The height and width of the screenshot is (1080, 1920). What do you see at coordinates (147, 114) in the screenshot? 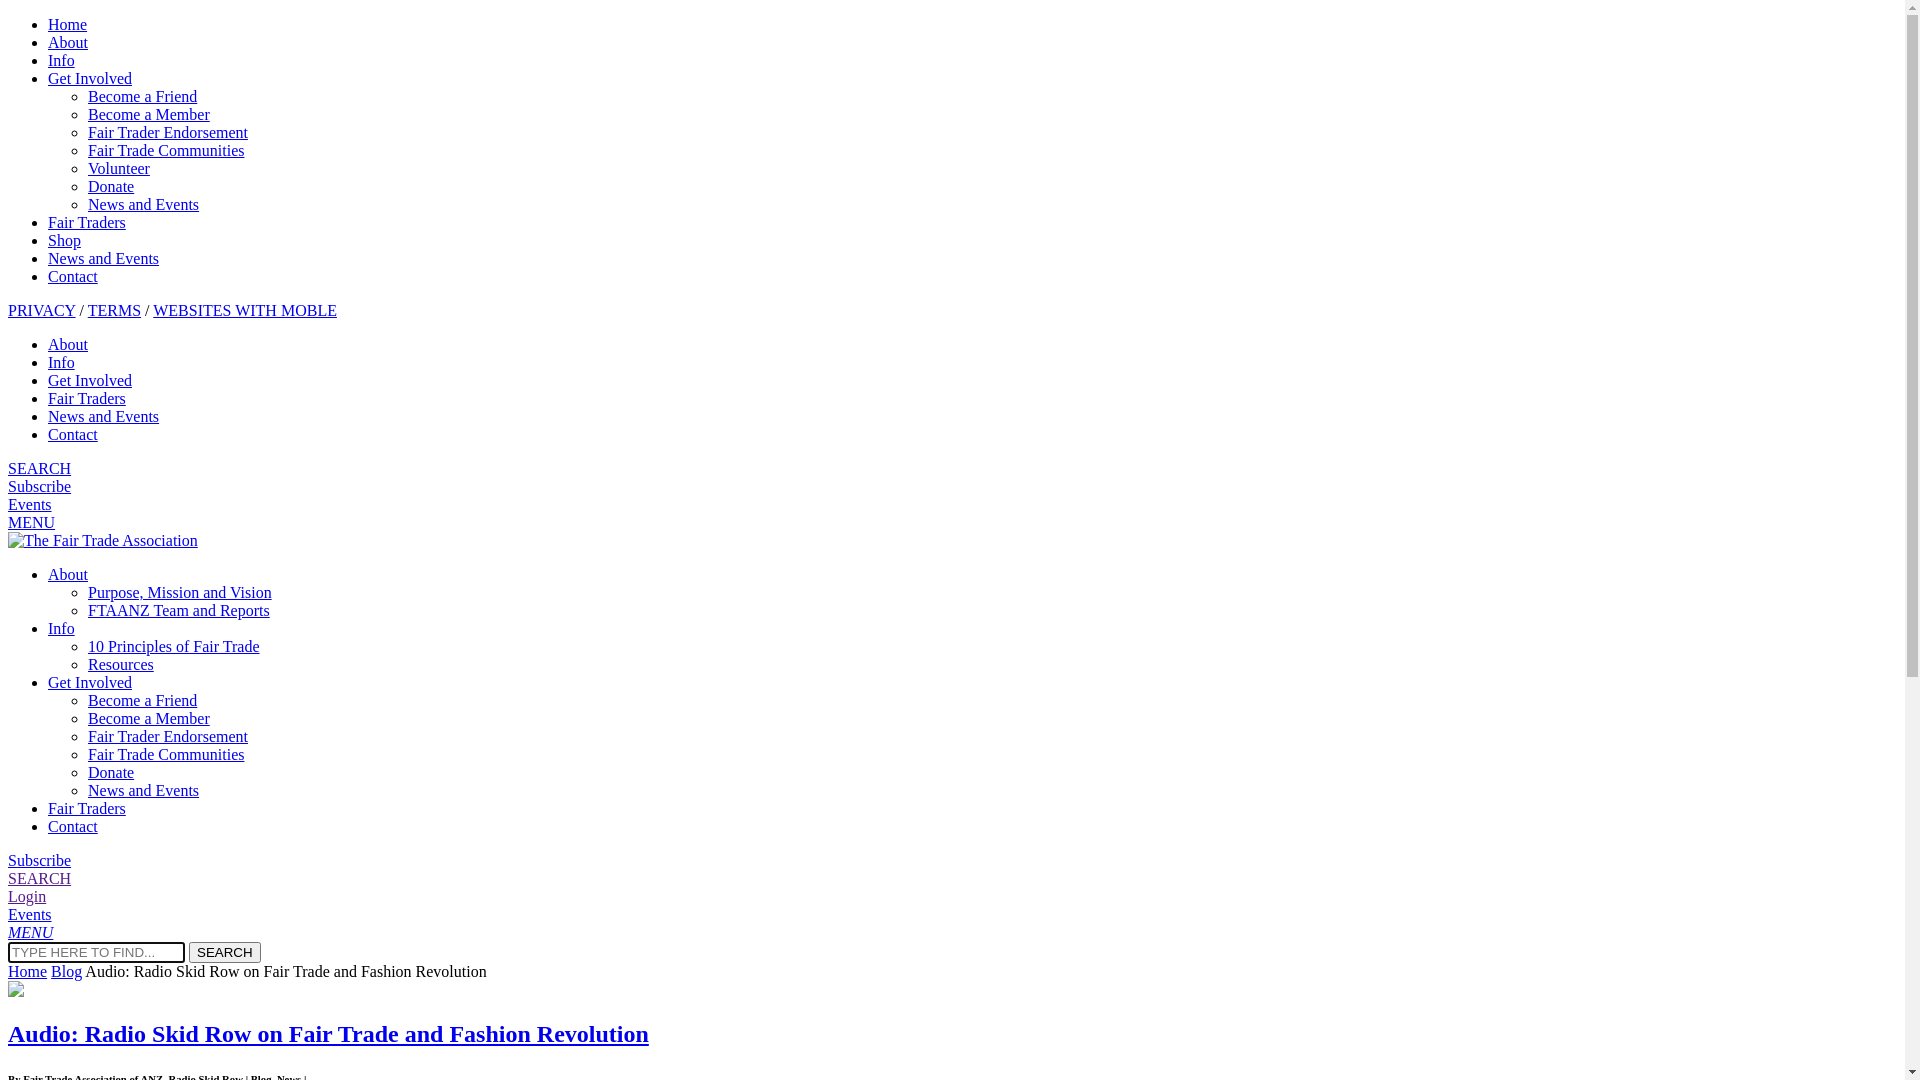
I see `'Become a Member'` at bounding box center [147, 114].